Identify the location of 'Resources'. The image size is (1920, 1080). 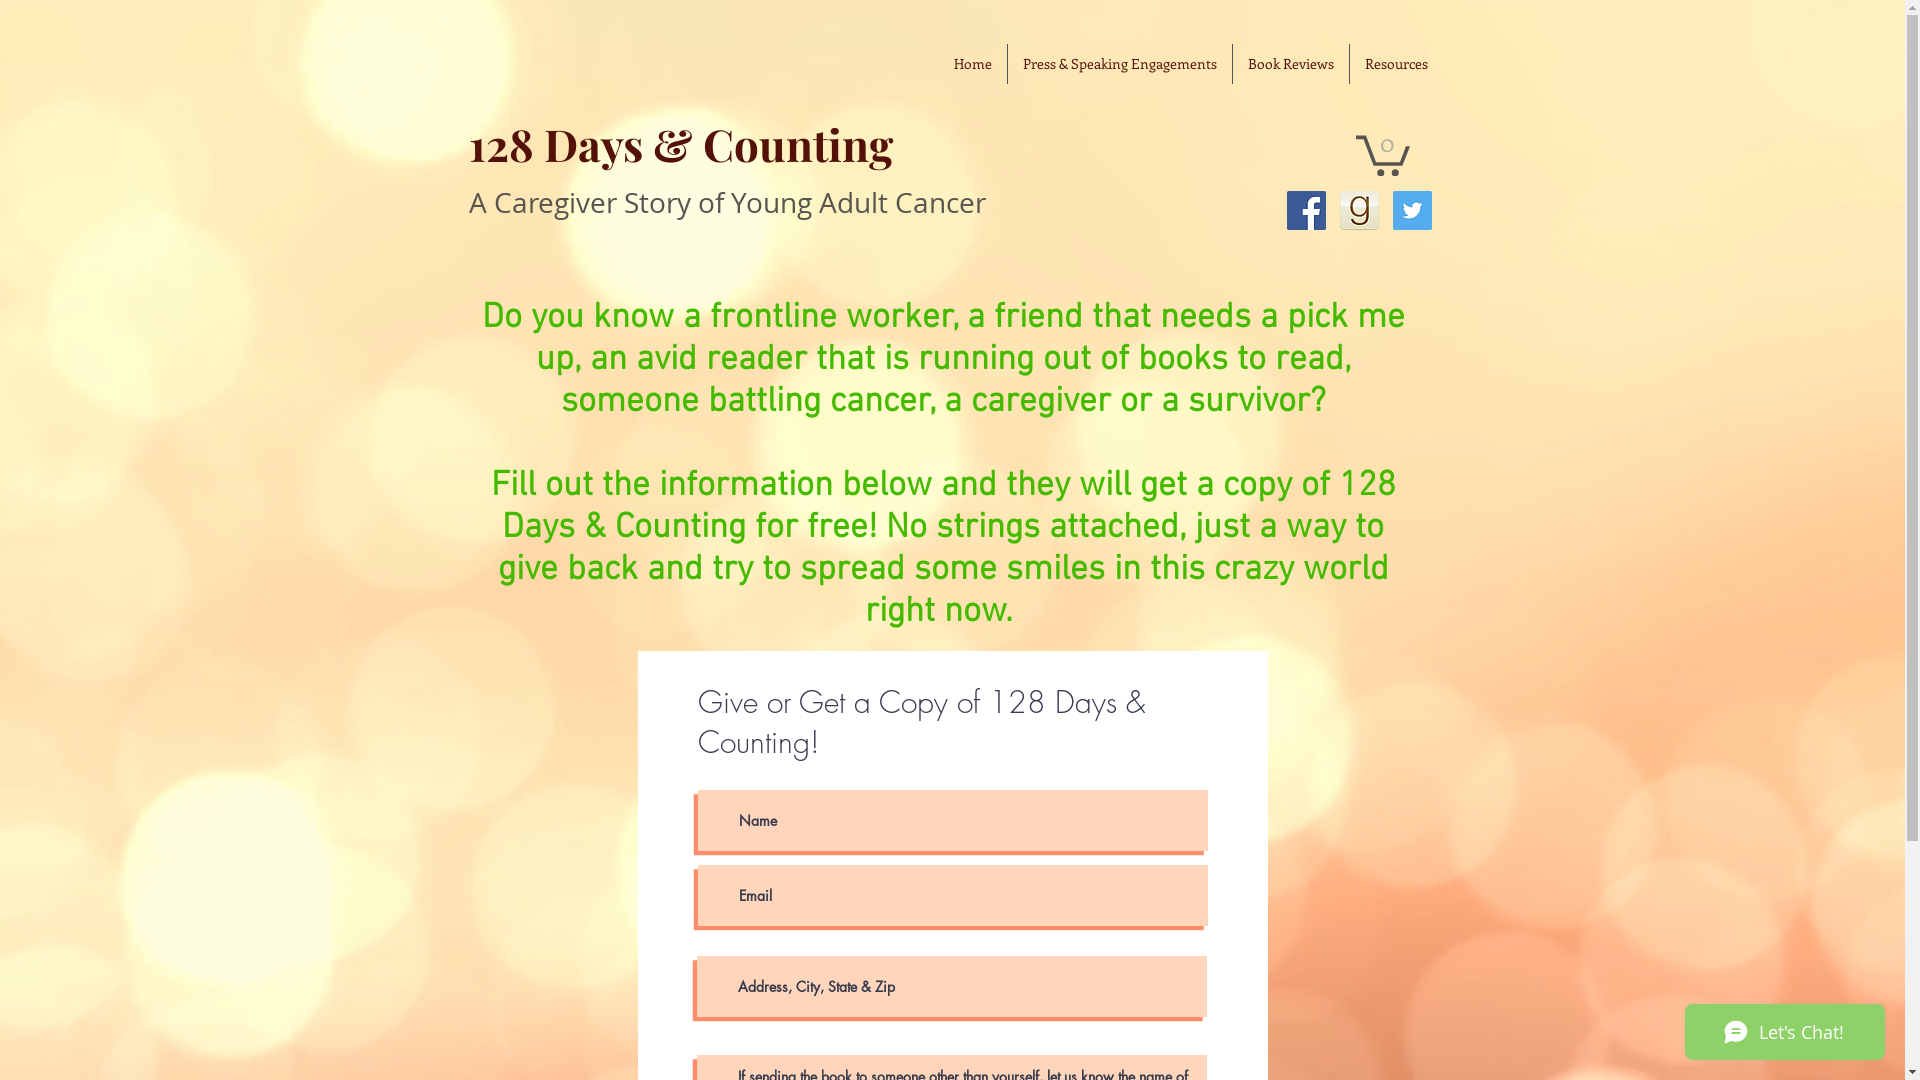
(1395, 63).